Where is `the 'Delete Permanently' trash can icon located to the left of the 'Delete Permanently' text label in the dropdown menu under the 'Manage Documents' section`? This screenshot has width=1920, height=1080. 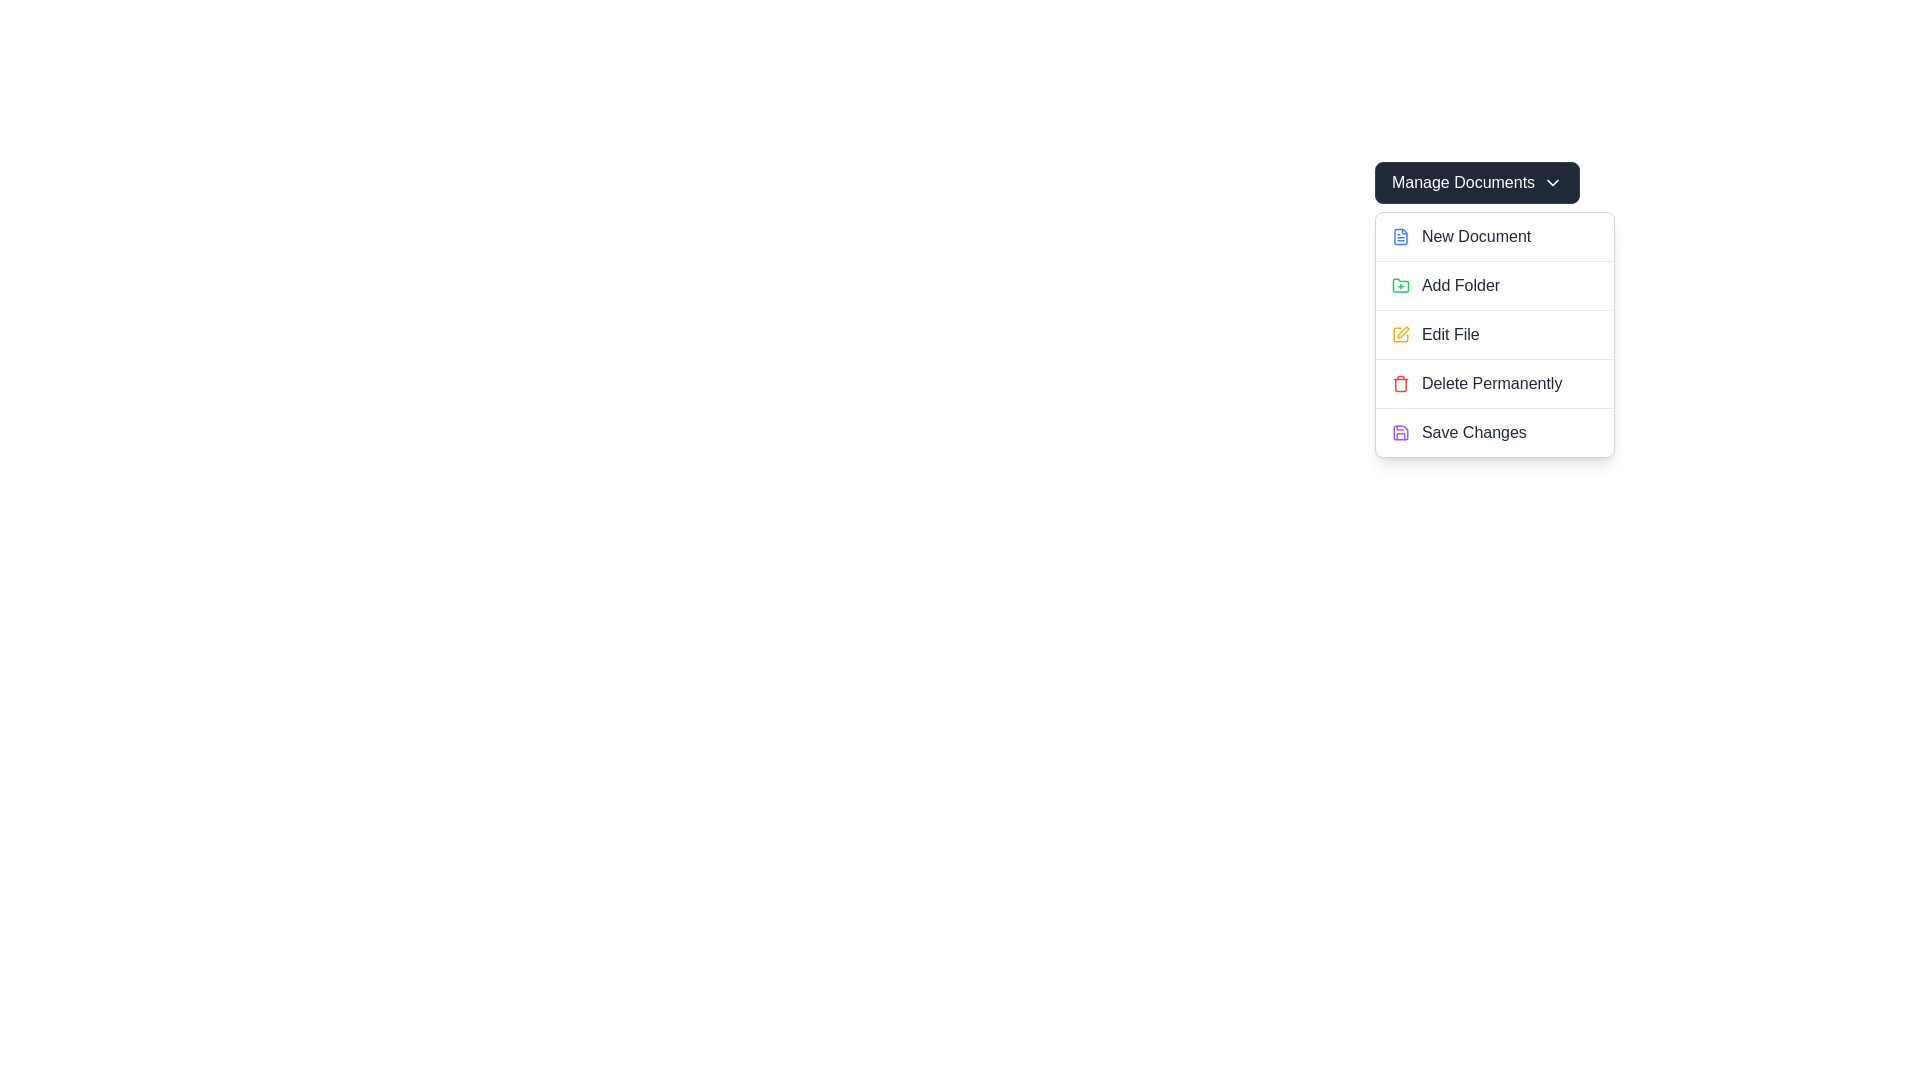
the 'Delete Permanently' trash can icon located to the left of the 'Delete Permanently' text label in the dropdown menu under the 'Manage Documents' section is located at coordinates (1399, 384).